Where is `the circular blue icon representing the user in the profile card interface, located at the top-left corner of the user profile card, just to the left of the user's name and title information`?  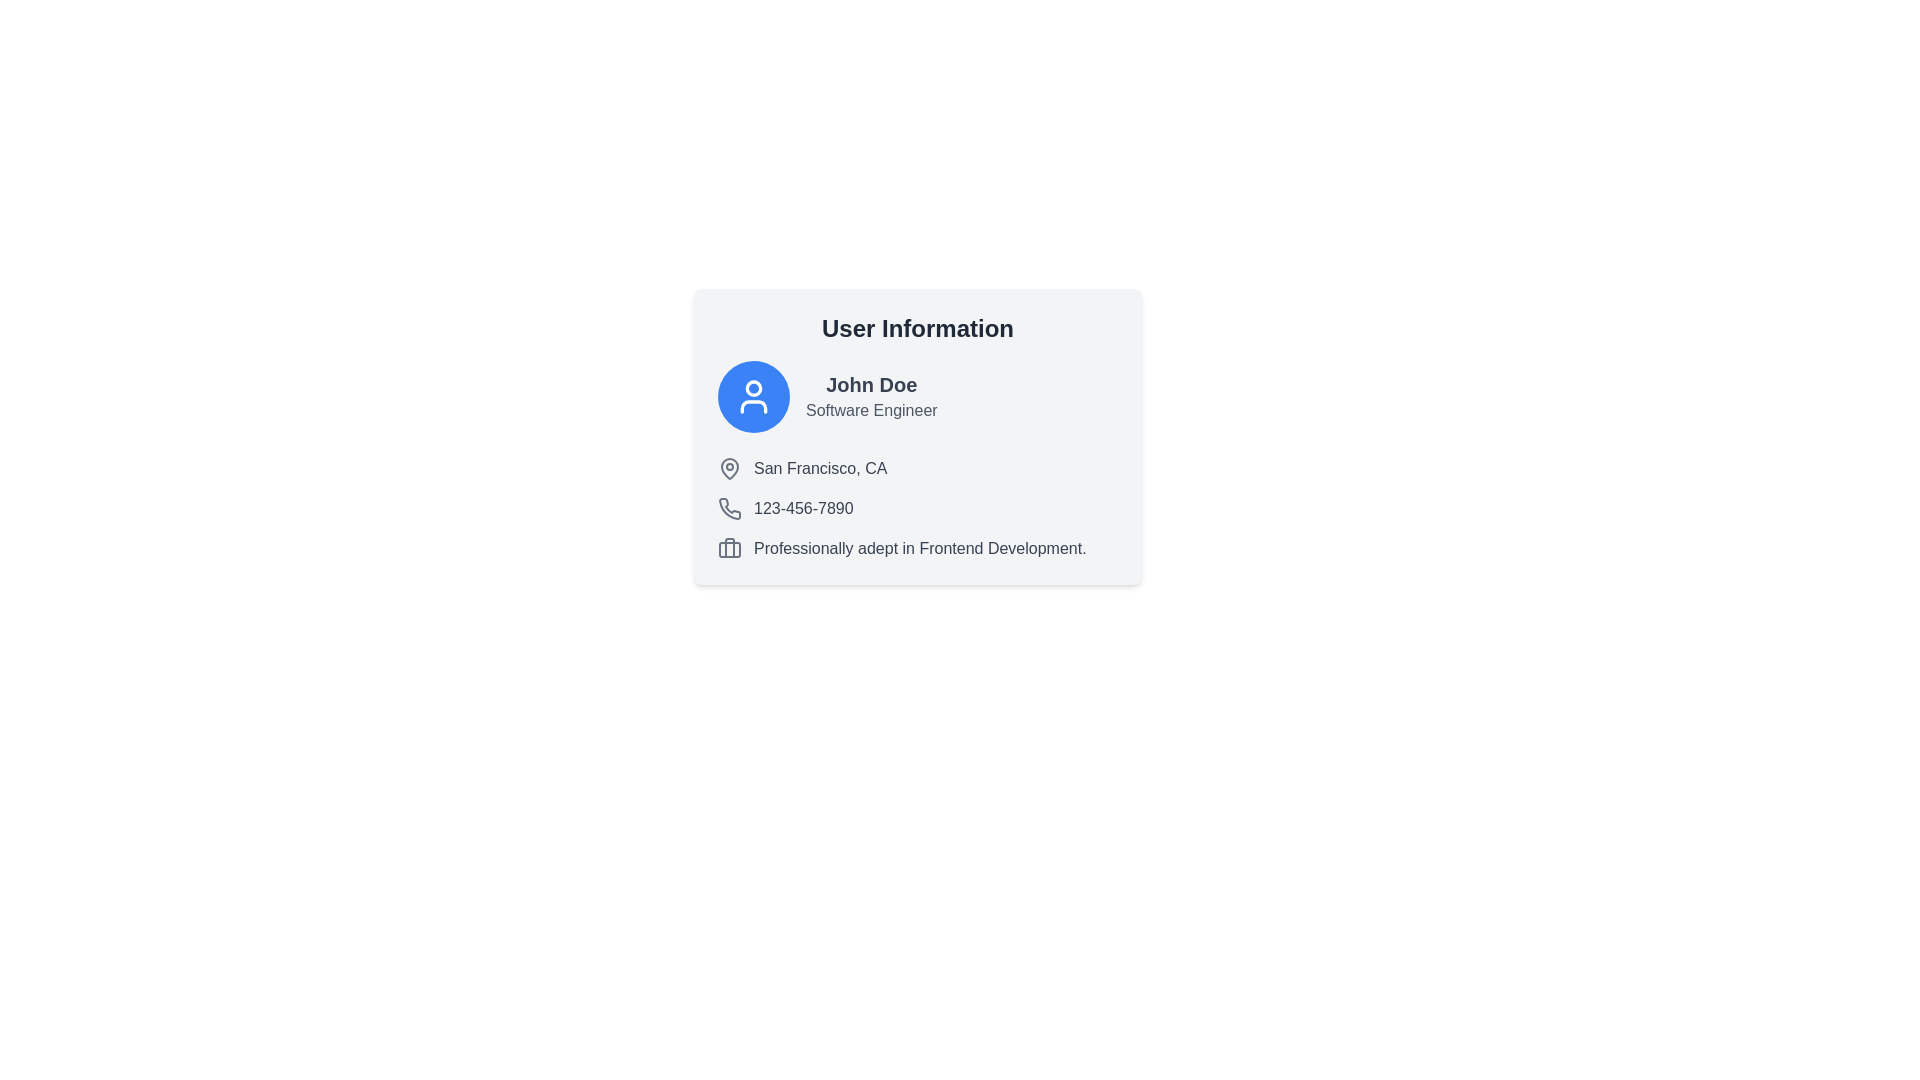 the circular blue icon representing the user in the profile card interface, located at the top-left corner of the user profile card, just to the left of the user's name and title information is located at coordinates (752, 397).